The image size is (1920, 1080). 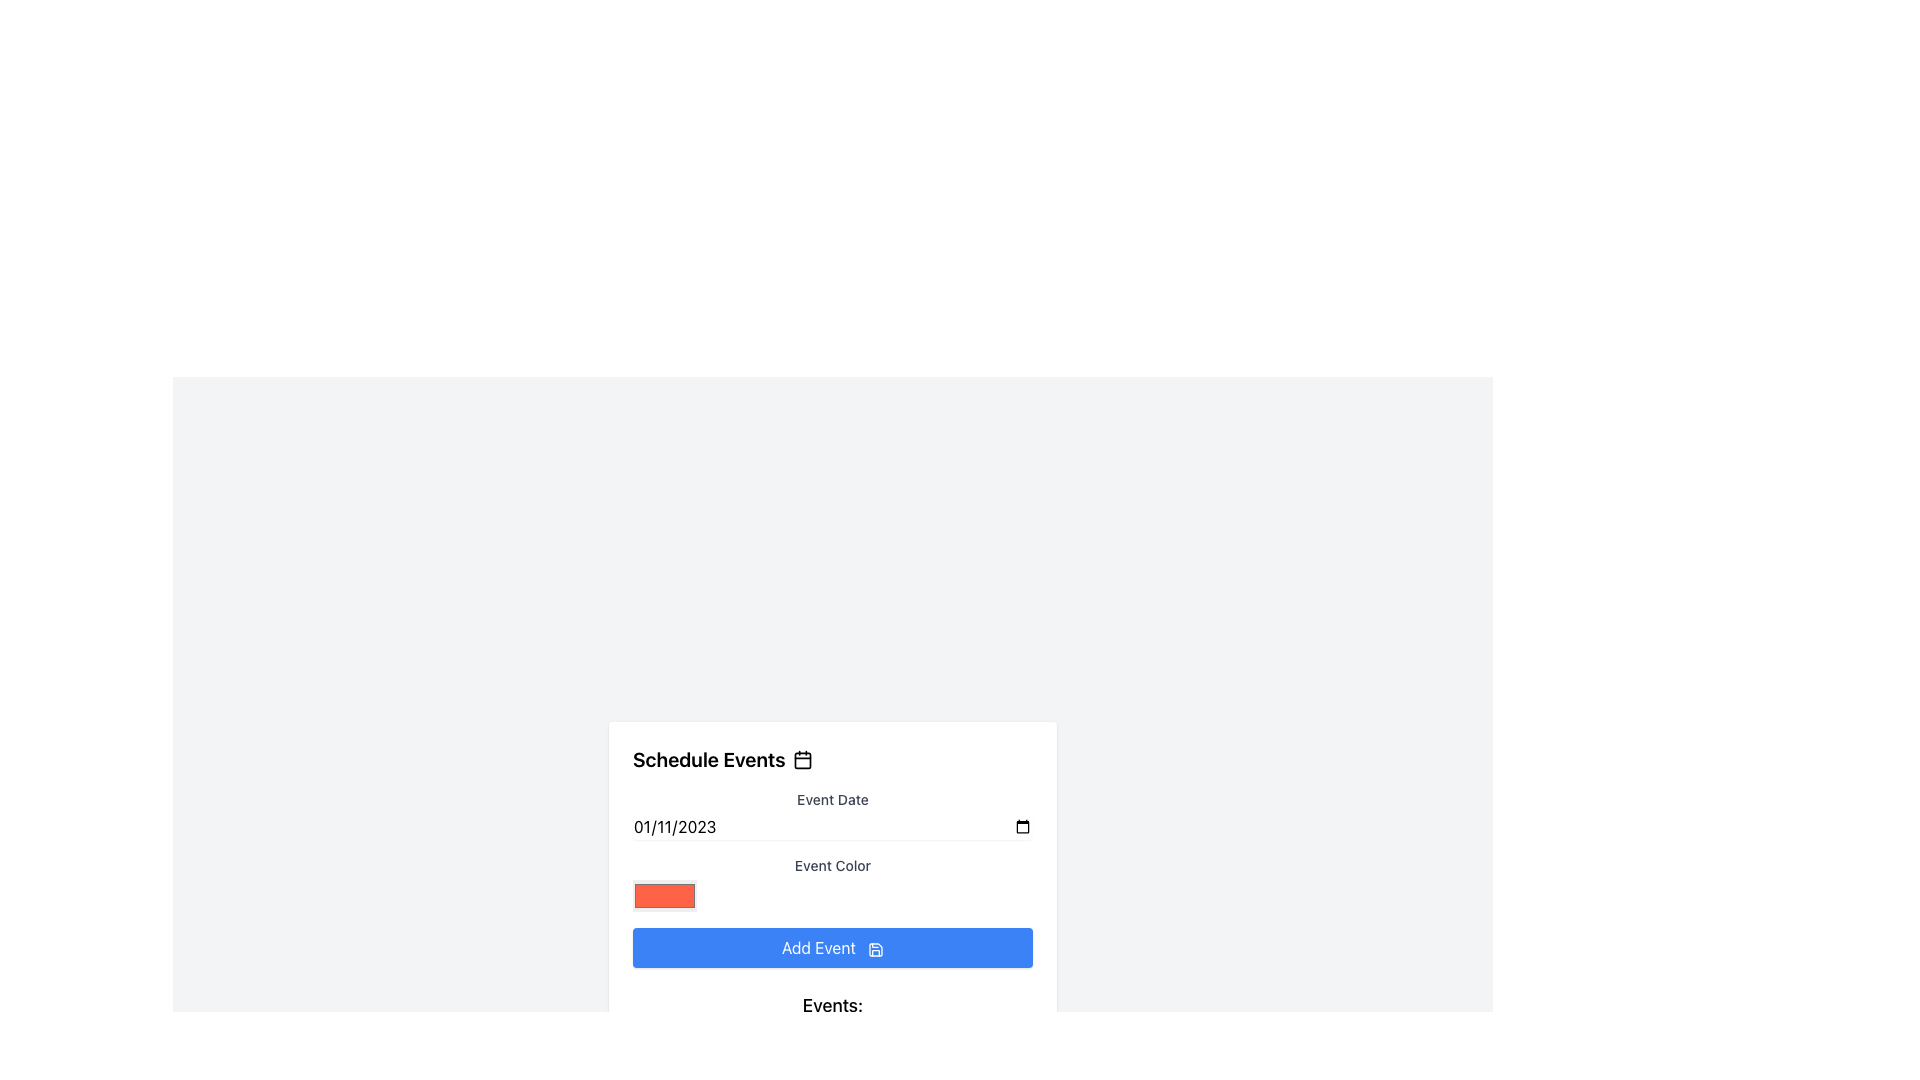 What do you see at coordinates (833, 814) in the screenshot?
I see `the 'Event Date' label, which is a small text label positioned above the date input field in the form section` at bounding box center [833, 814].